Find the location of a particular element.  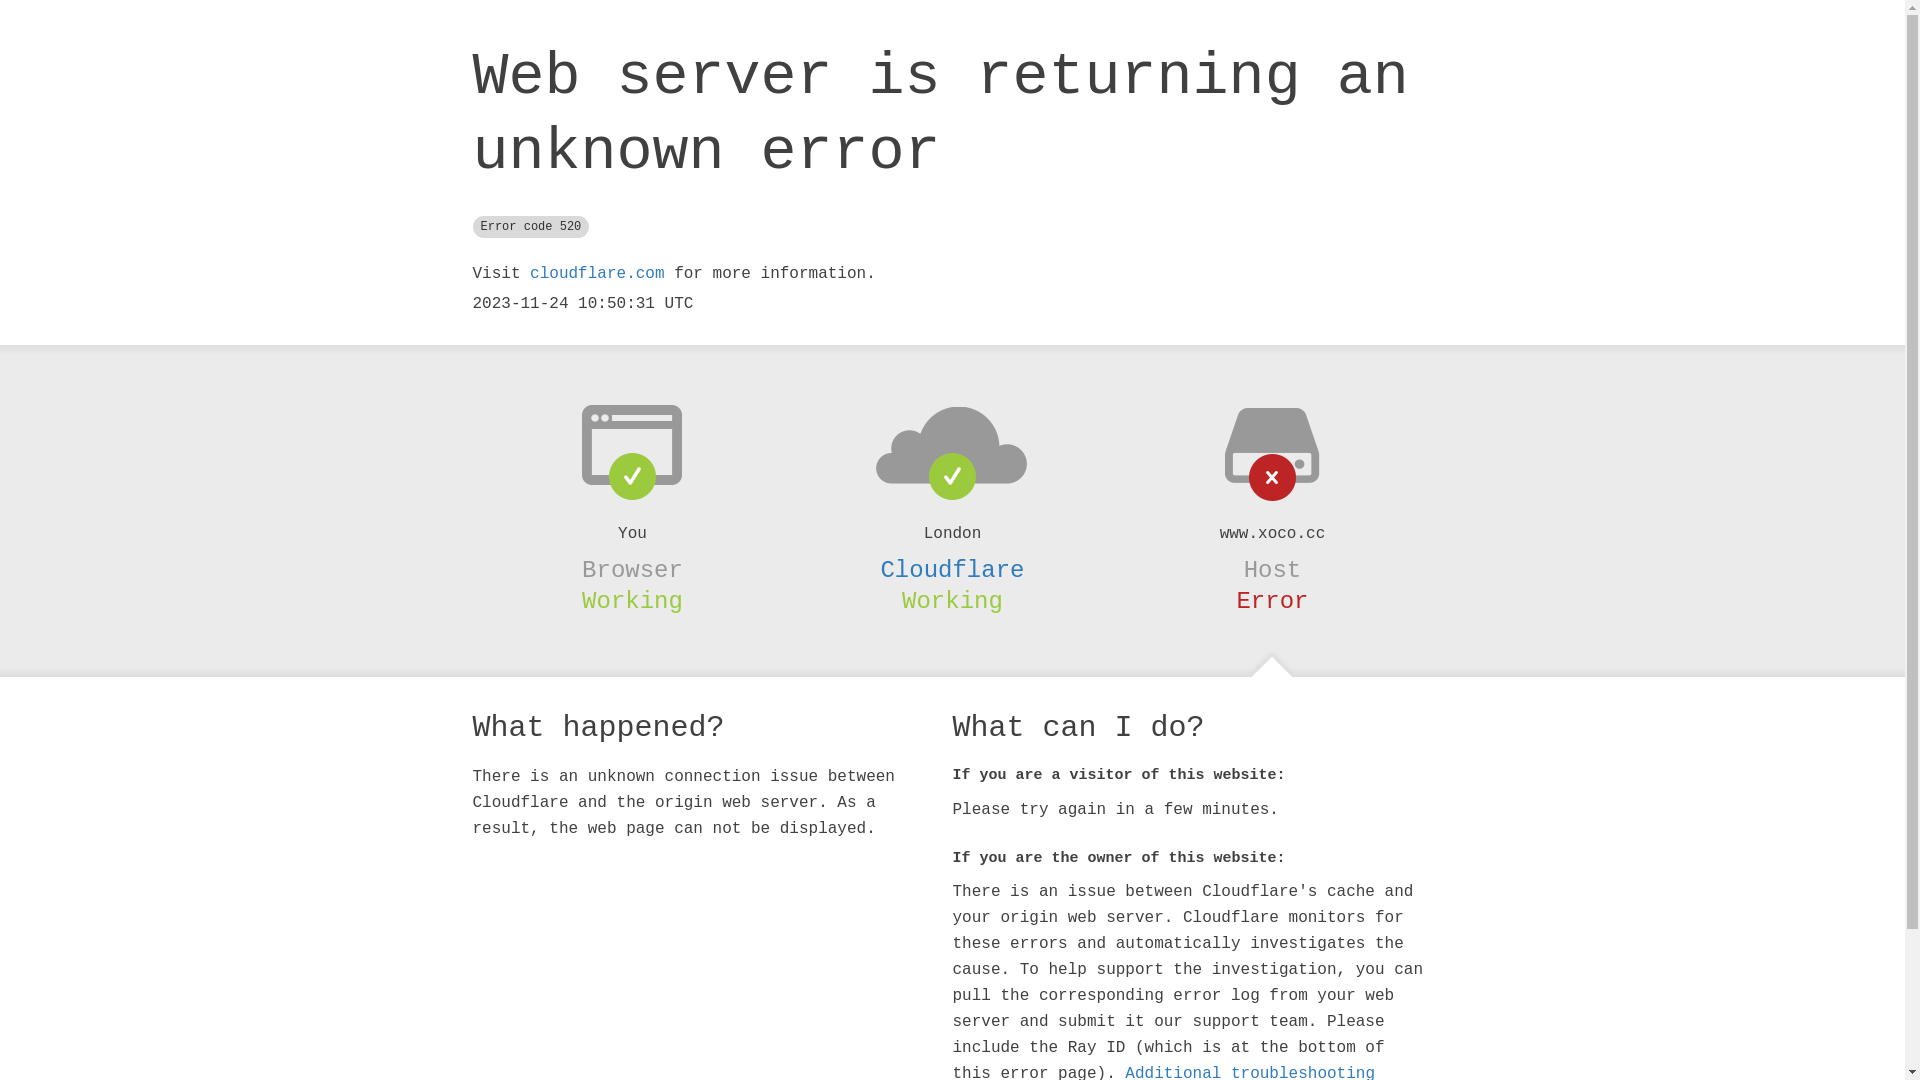

'cloudflare.com' is located at coordinates (595, 273).